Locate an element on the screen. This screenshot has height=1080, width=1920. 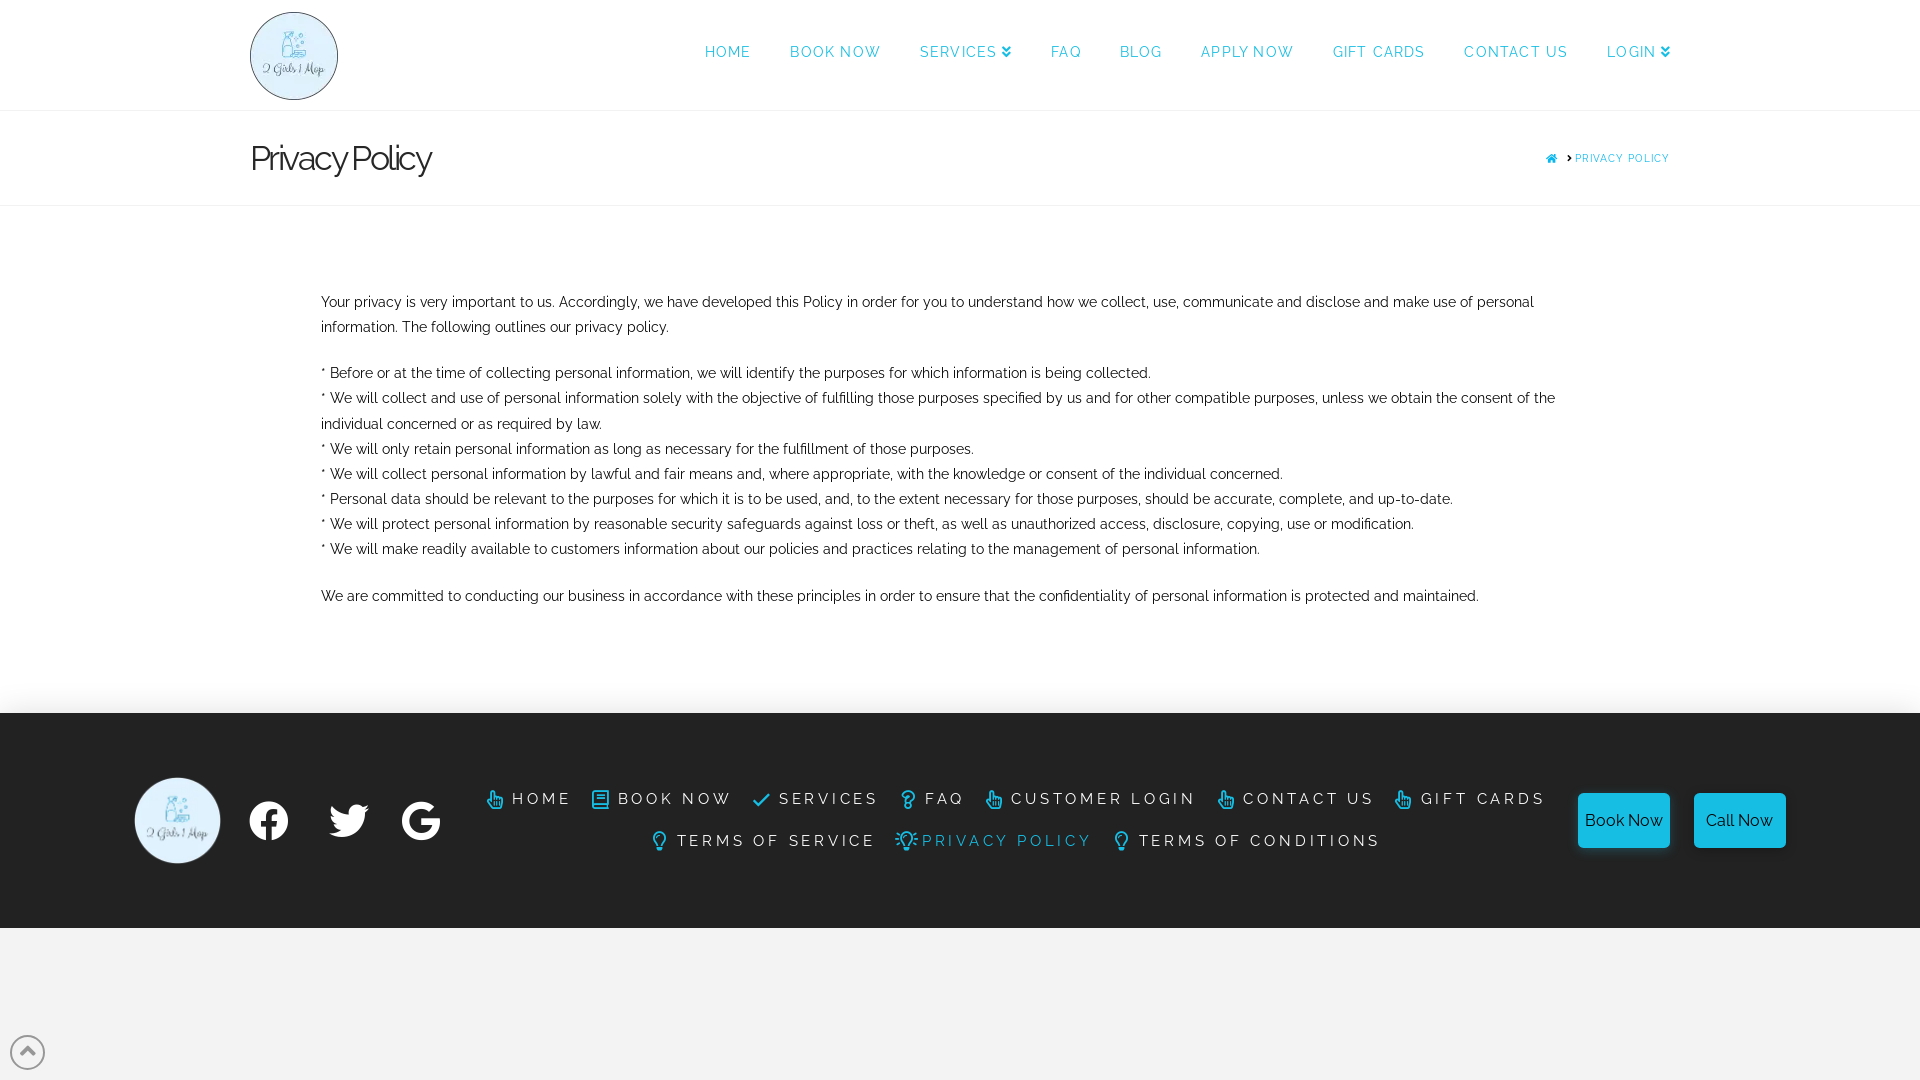
'Call Now' is located at coordinates (1693, 820).